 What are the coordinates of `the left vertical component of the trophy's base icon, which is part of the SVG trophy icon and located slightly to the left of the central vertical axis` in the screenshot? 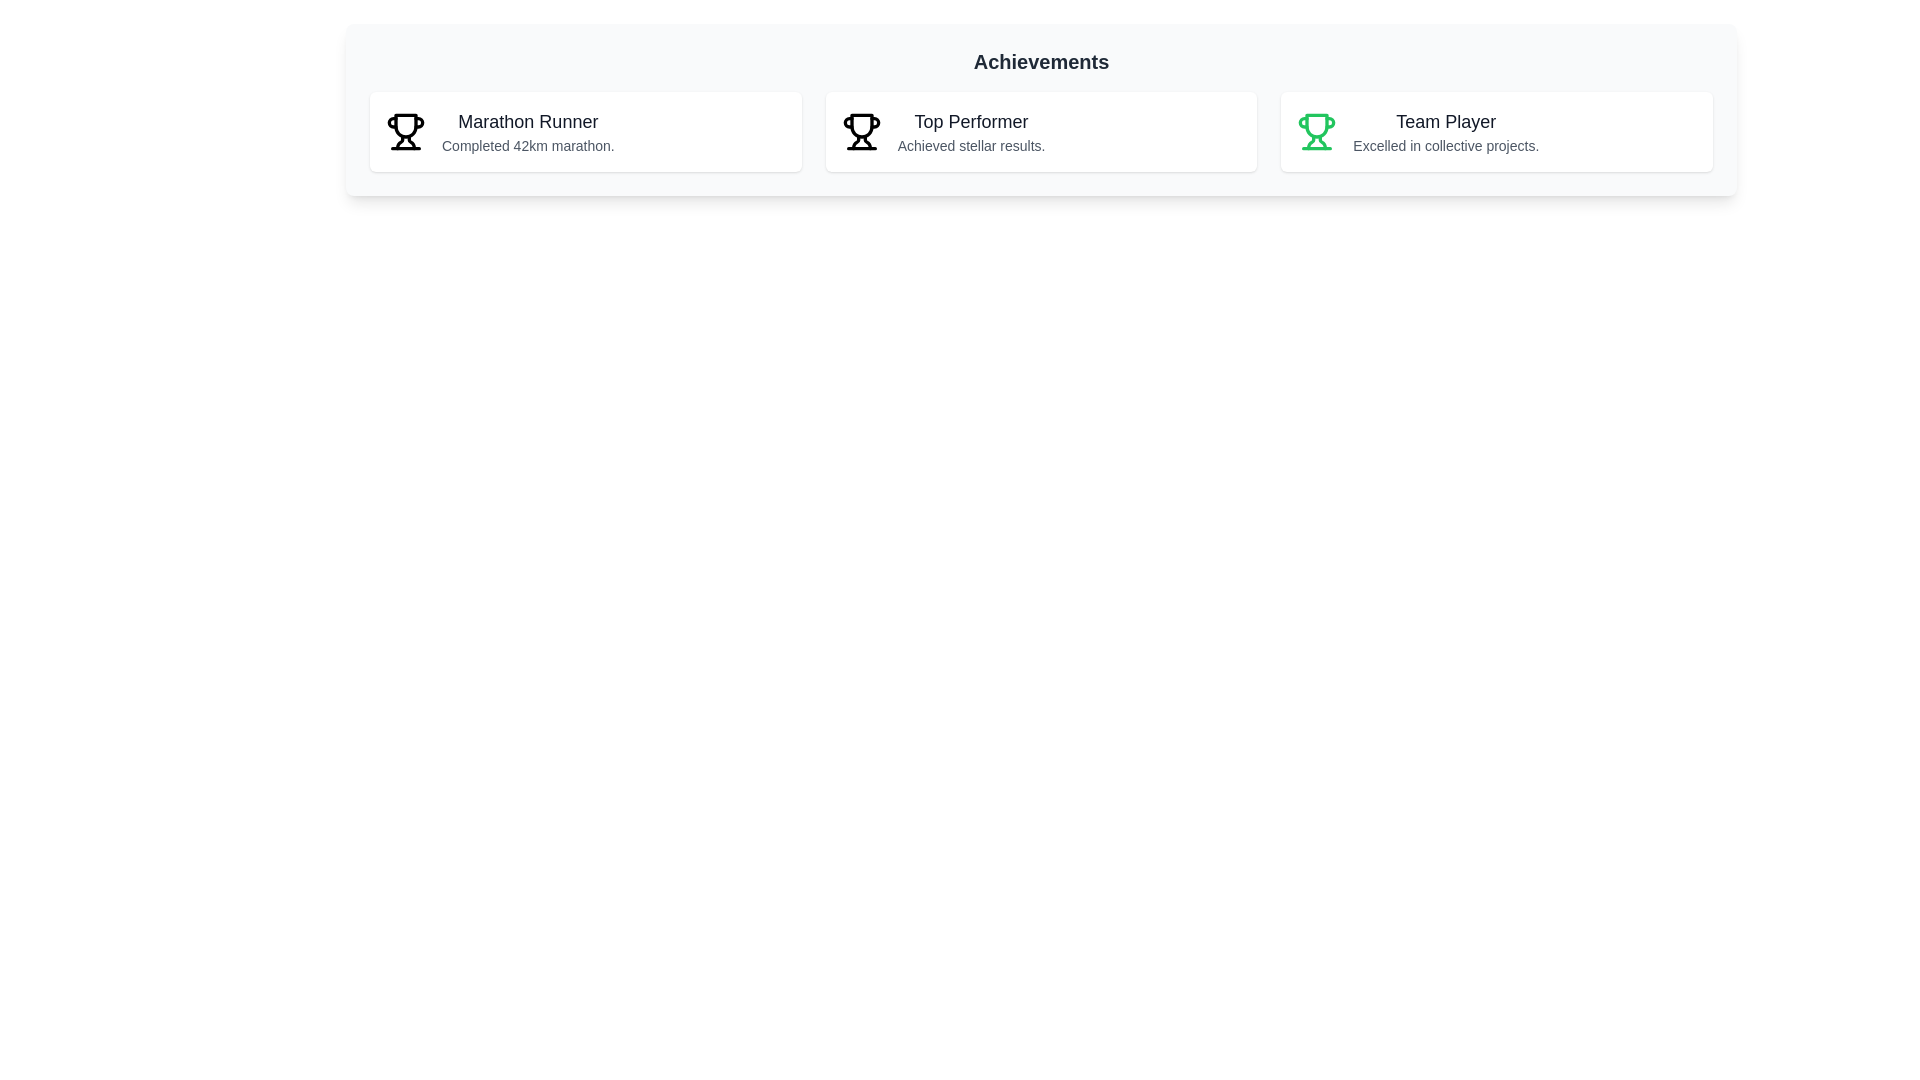 It's located at (400, 141).